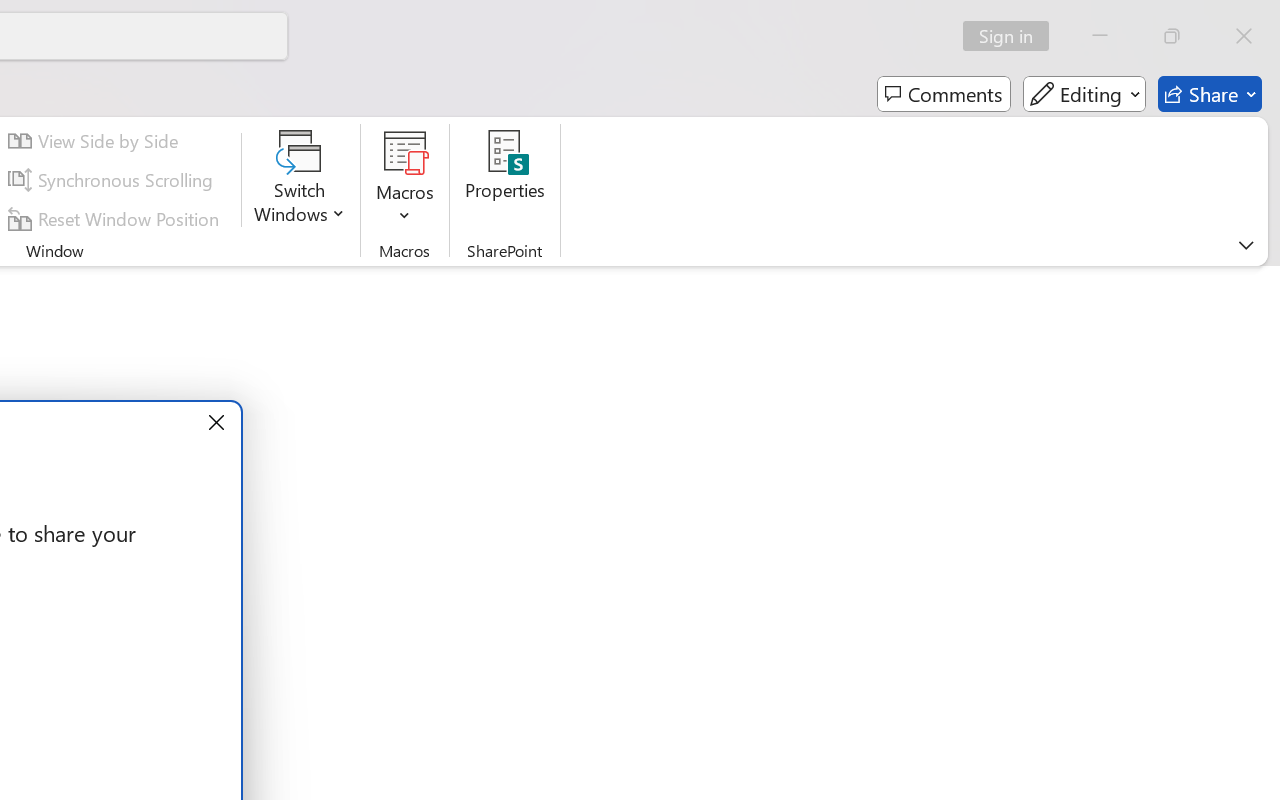 This screenshot has height=800, width=1280. I want to click on 'Properties', so click(505, 179).